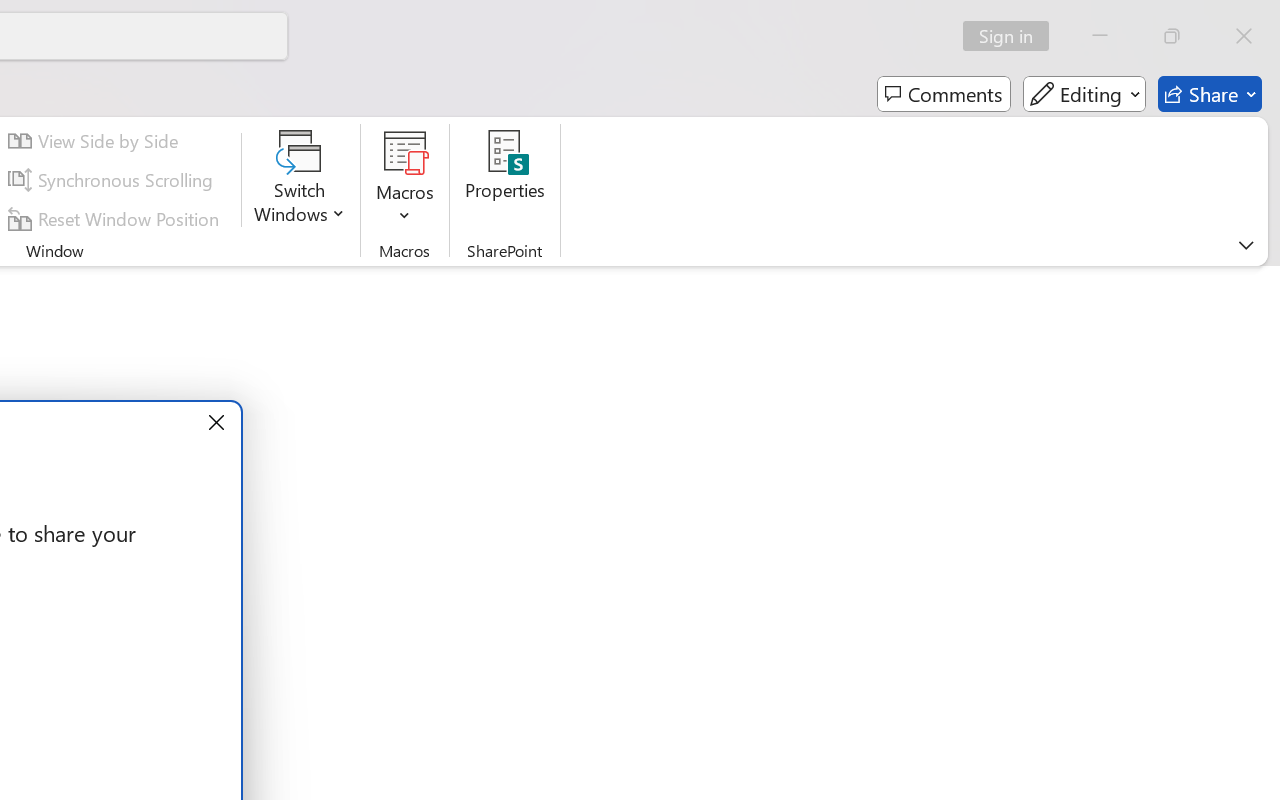 This screenshot has height=800, width=1280. I want to click on 'Properties', so click(505, 179).